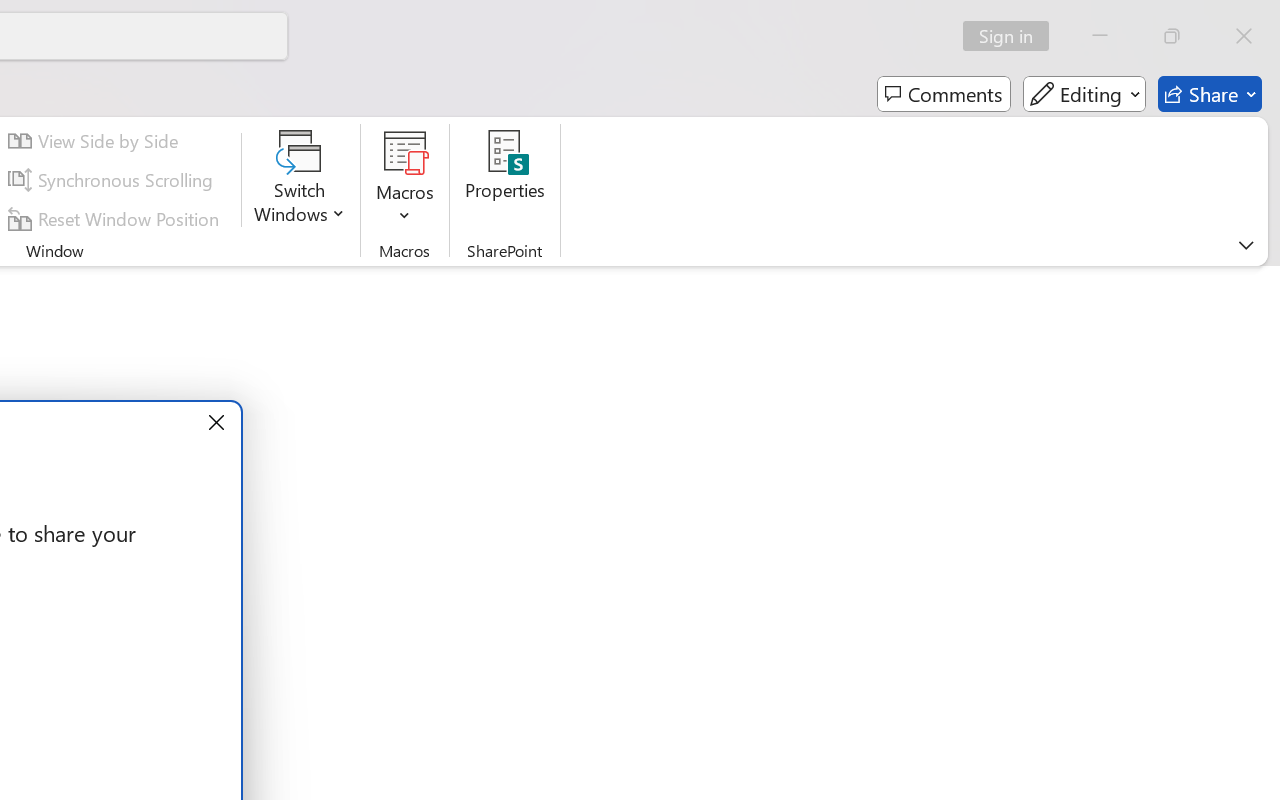 This screenshot has height=800, width=1280. I want to click on 'Properties', so click(505, 179).